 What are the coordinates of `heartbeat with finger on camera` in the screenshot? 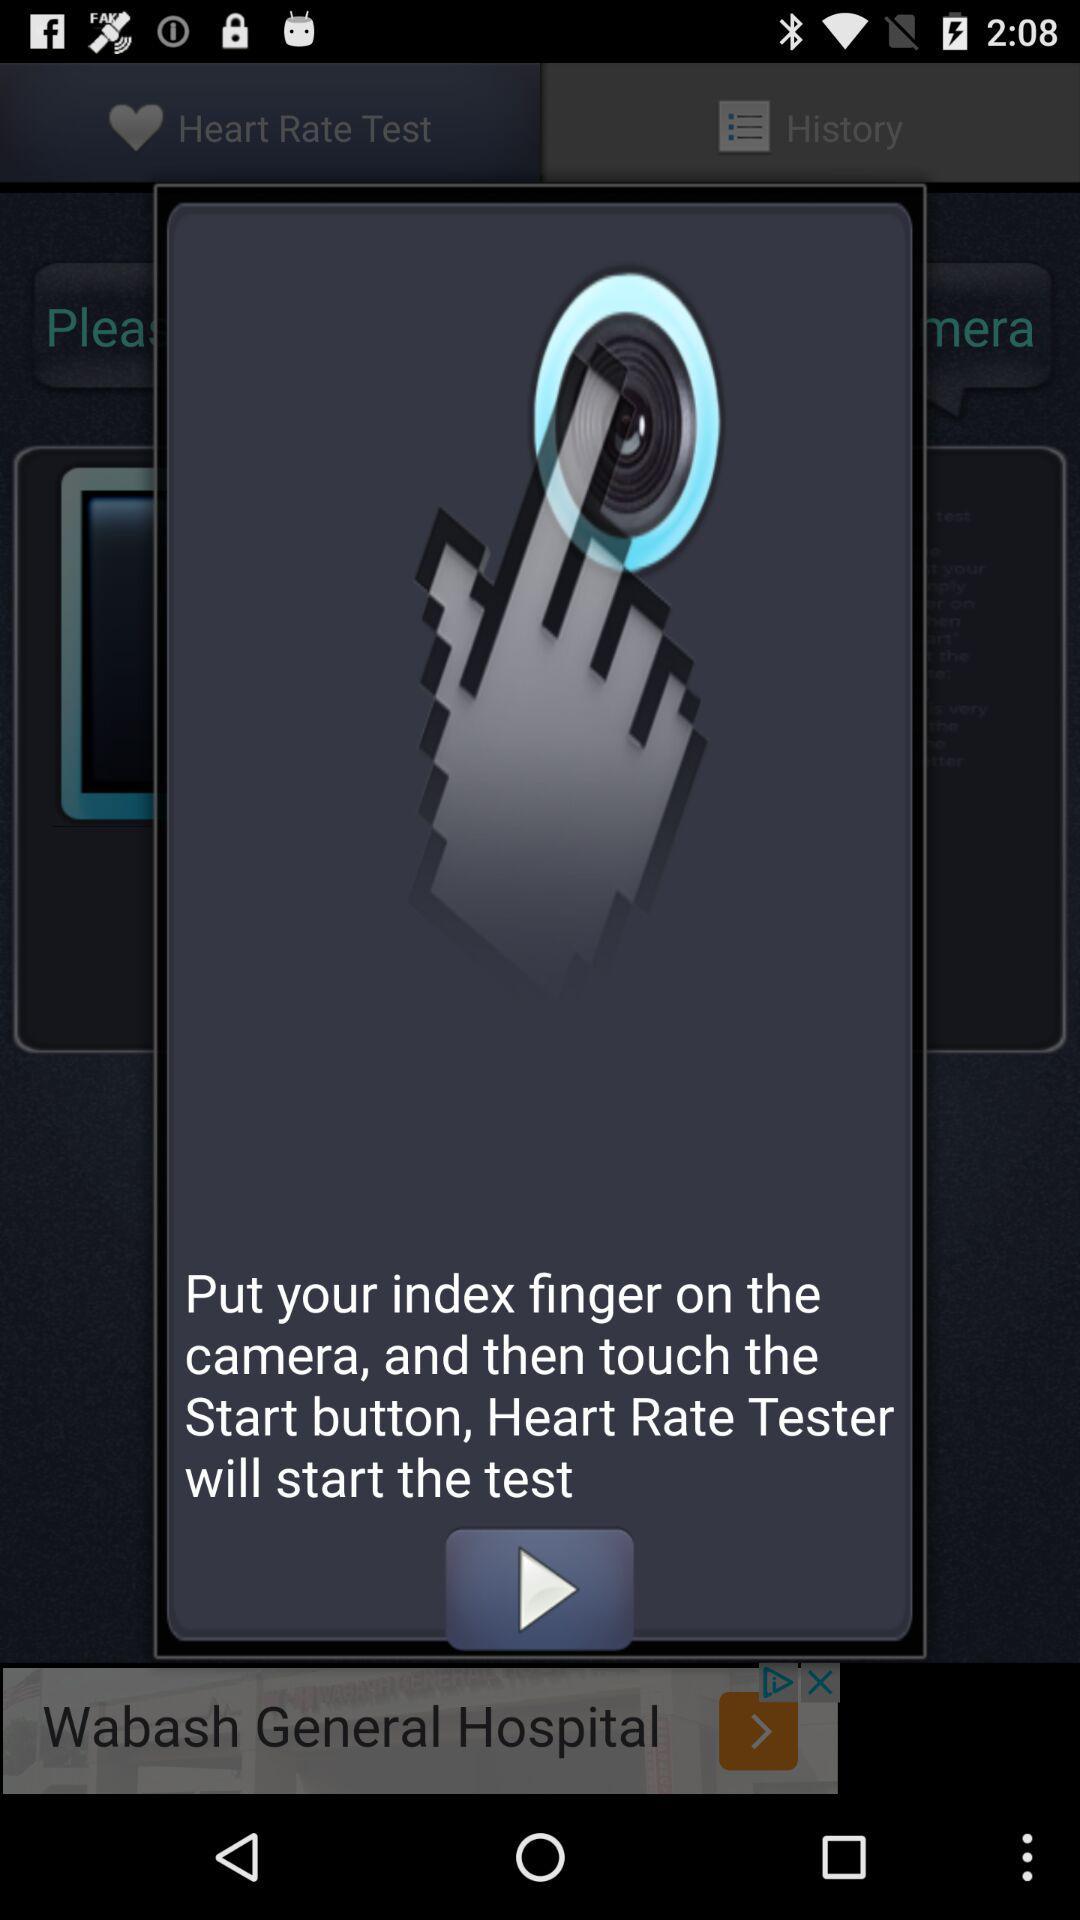 It's located at (538, 1588).